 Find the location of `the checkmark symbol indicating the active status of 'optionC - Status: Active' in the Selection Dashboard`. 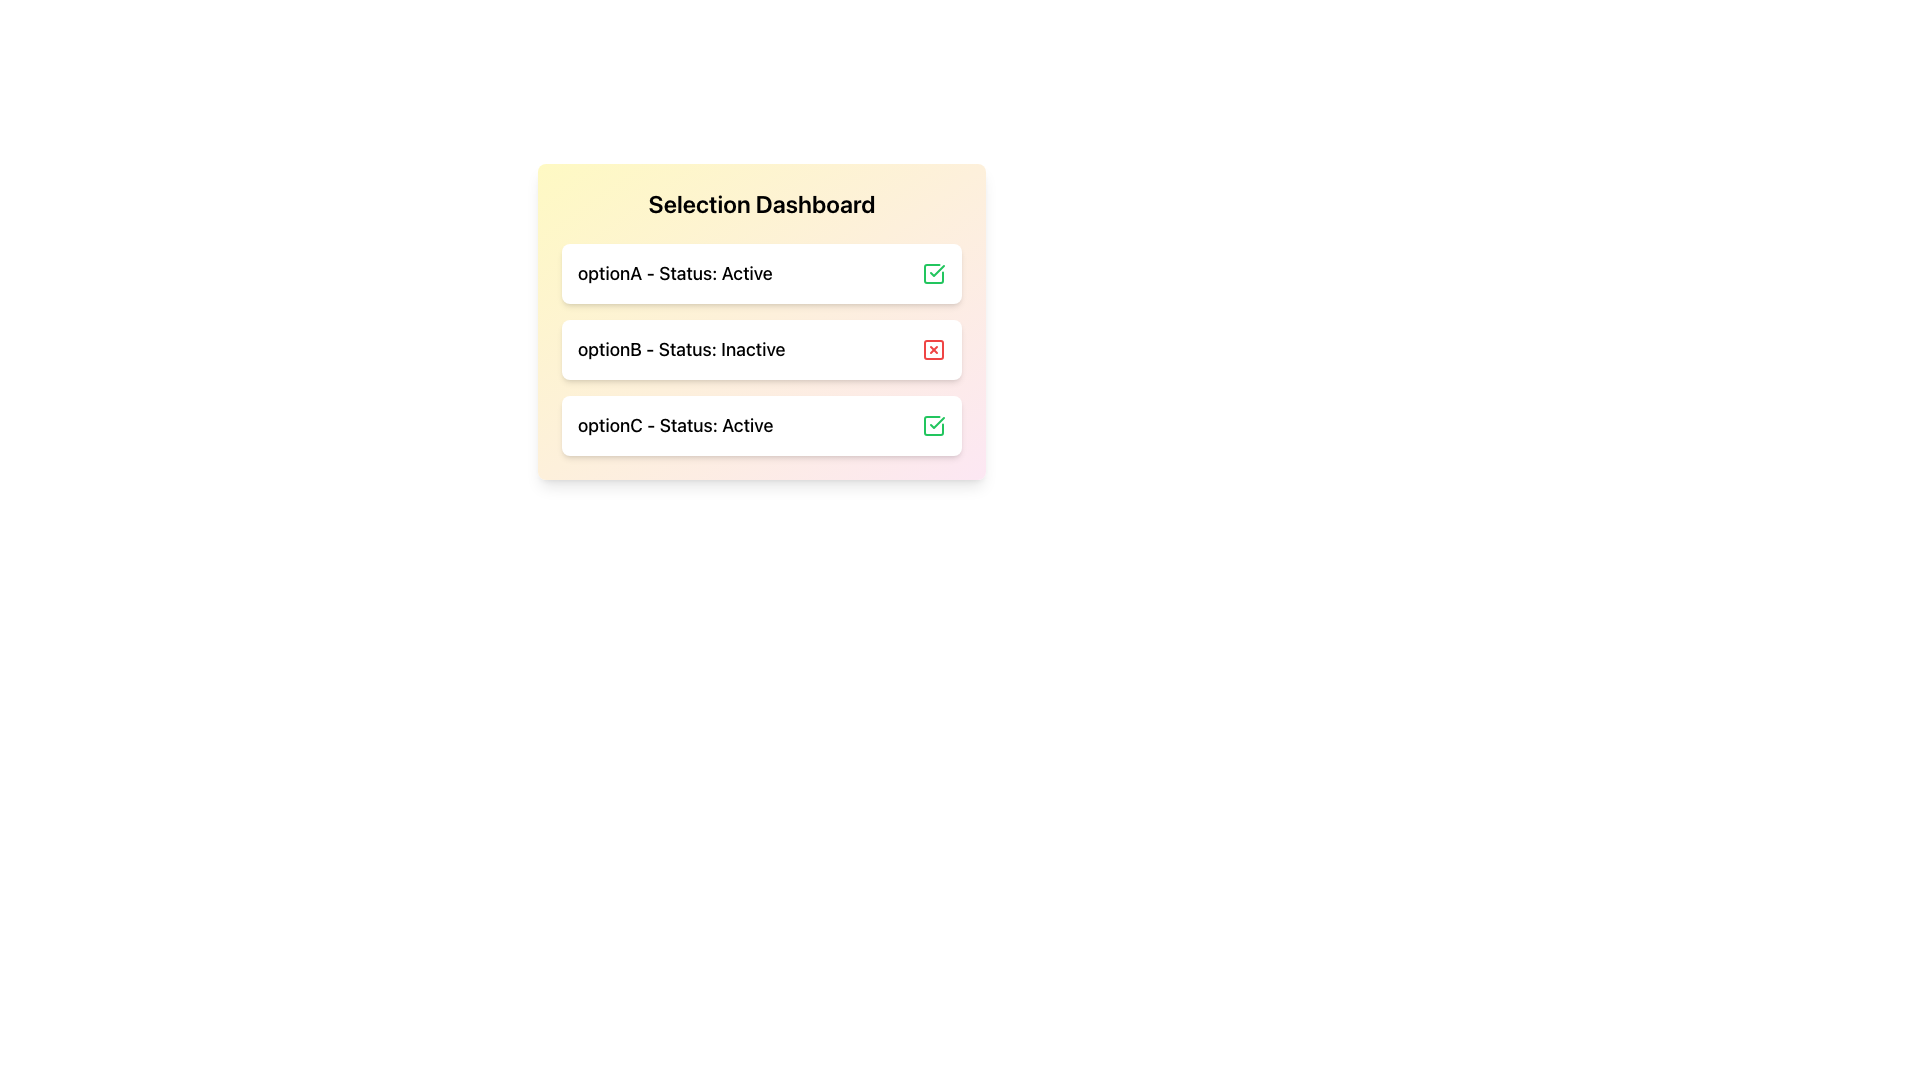

the checkmark symbol indicating the active status of 'optionC - Status: Active' in the Selection Dashboard is located at coordinates (936, 270).